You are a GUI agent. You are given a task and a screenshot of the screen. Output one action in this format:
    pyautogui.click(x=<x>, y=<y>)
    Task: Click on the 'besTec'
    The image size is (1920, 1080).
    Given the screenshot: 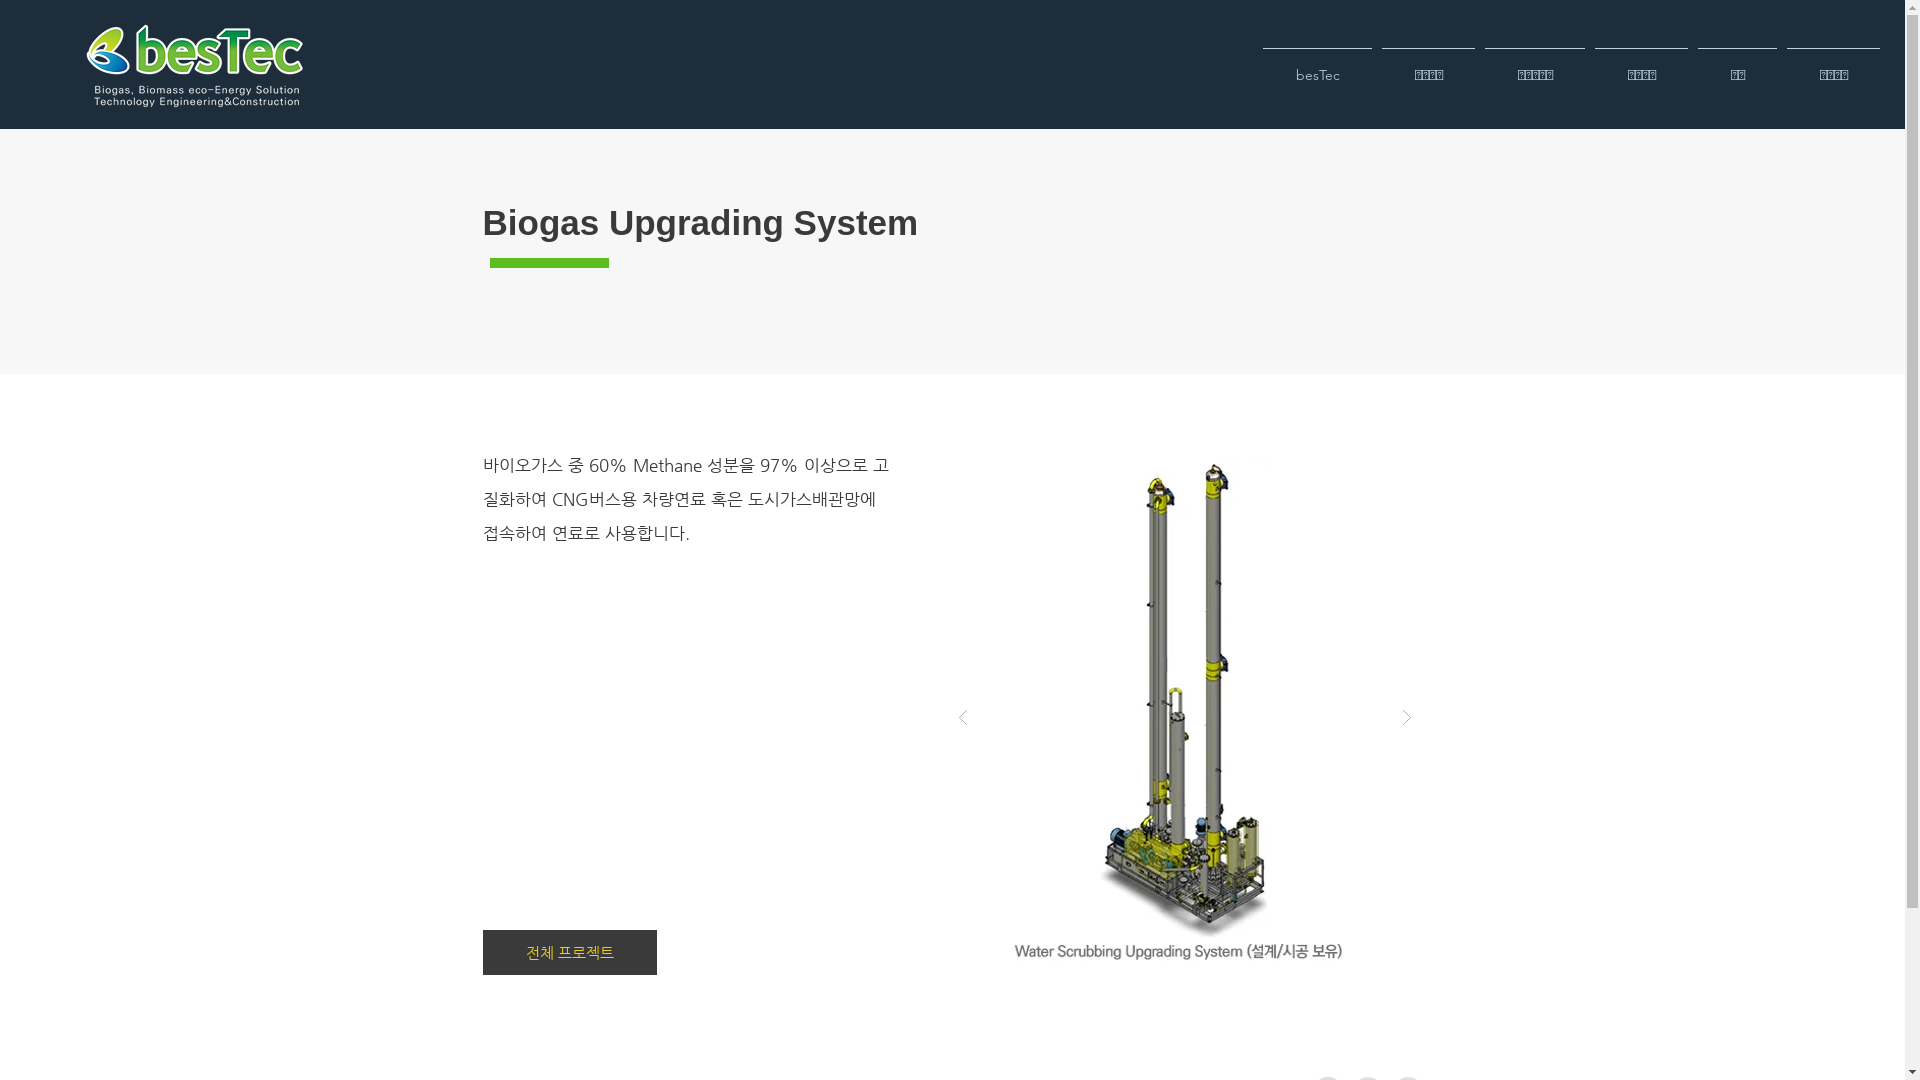 What is the action you would take?
    pyautogui.click(x=1317, y=65)
    